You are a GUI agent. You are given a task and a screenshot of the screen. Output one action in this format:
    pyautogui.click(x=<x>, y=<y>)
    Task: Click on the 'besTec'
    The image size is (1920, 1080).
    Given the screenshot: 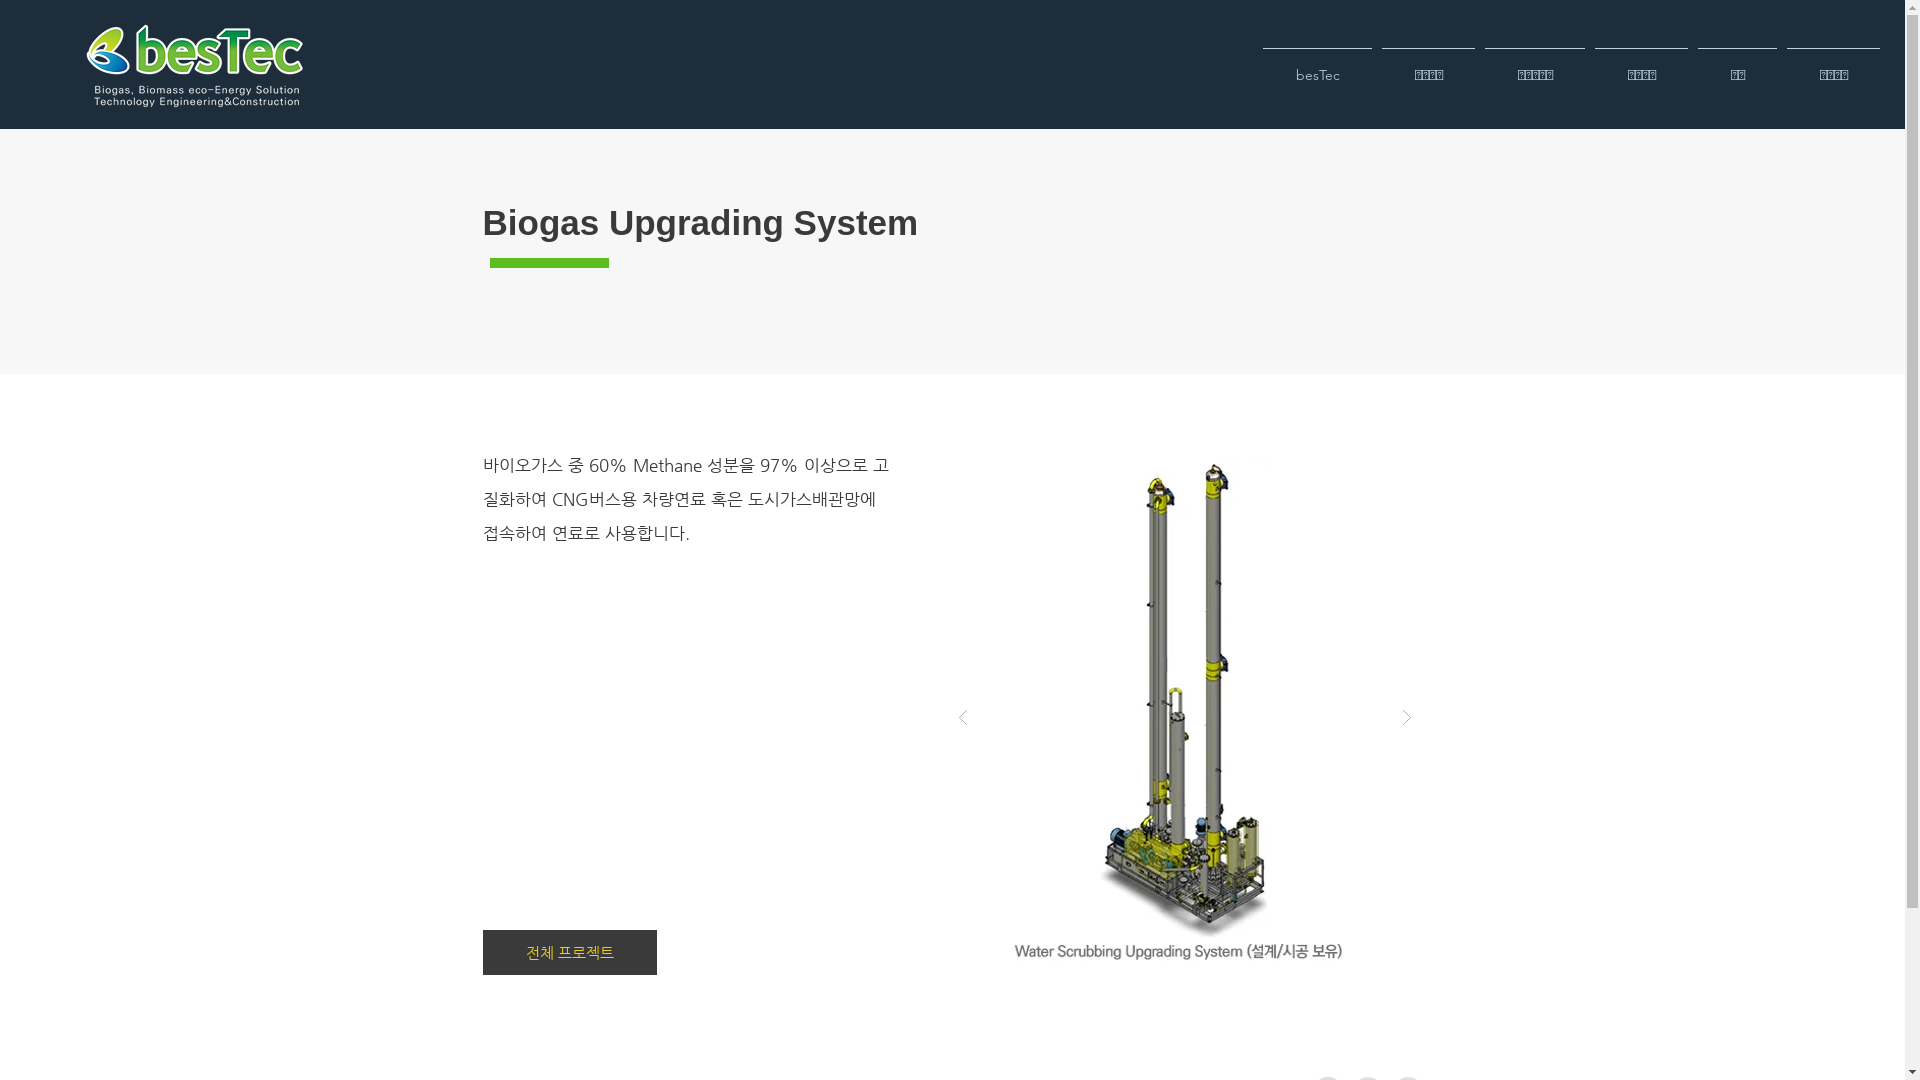 What is the action you would take?
    pyautogui.click(x=1317, y=65)
    